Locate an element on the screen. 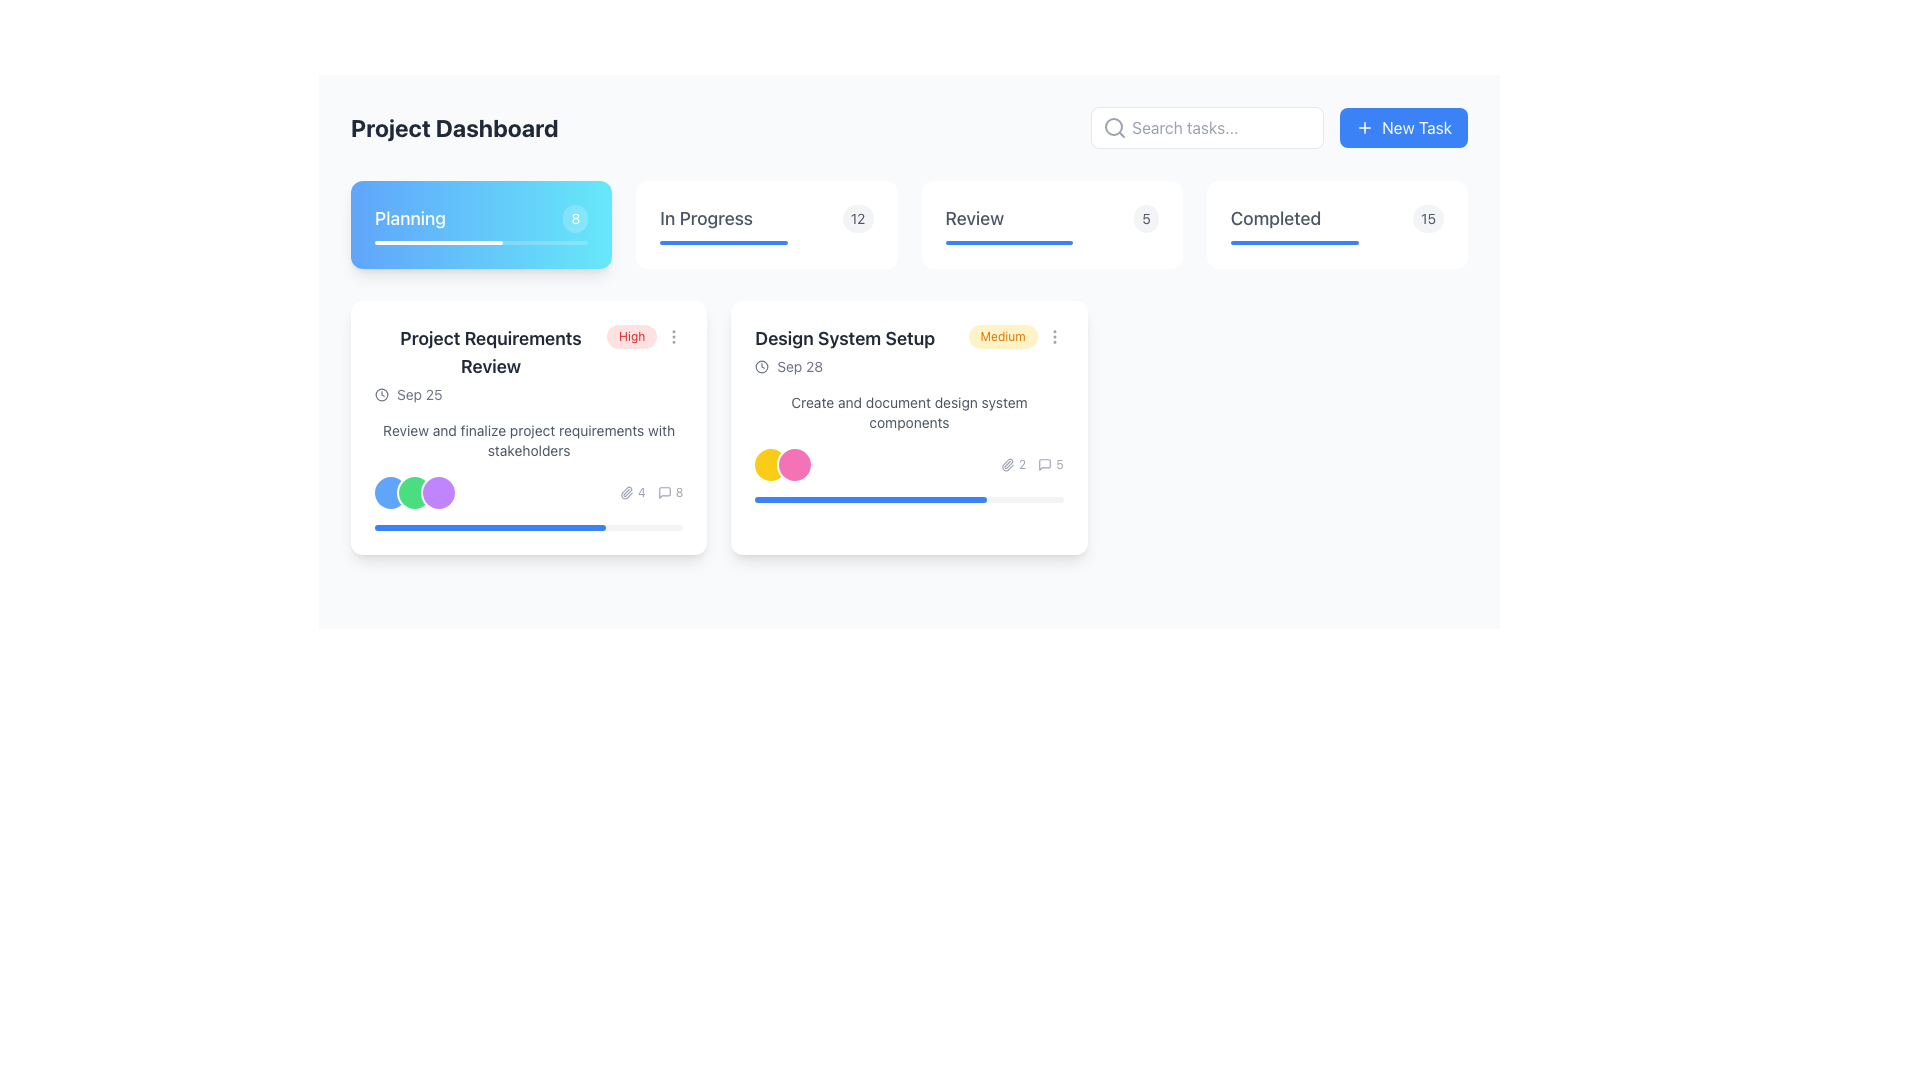 Image resolution: width=1920 pixels, height=1080 pixels. the Text Display element that shows the title 'Project Requirements Review' and the date 'Sep 25', located in the leftmost task card of the second row in the 'Review' section of the dashboard is located at coordinates (491, 365).